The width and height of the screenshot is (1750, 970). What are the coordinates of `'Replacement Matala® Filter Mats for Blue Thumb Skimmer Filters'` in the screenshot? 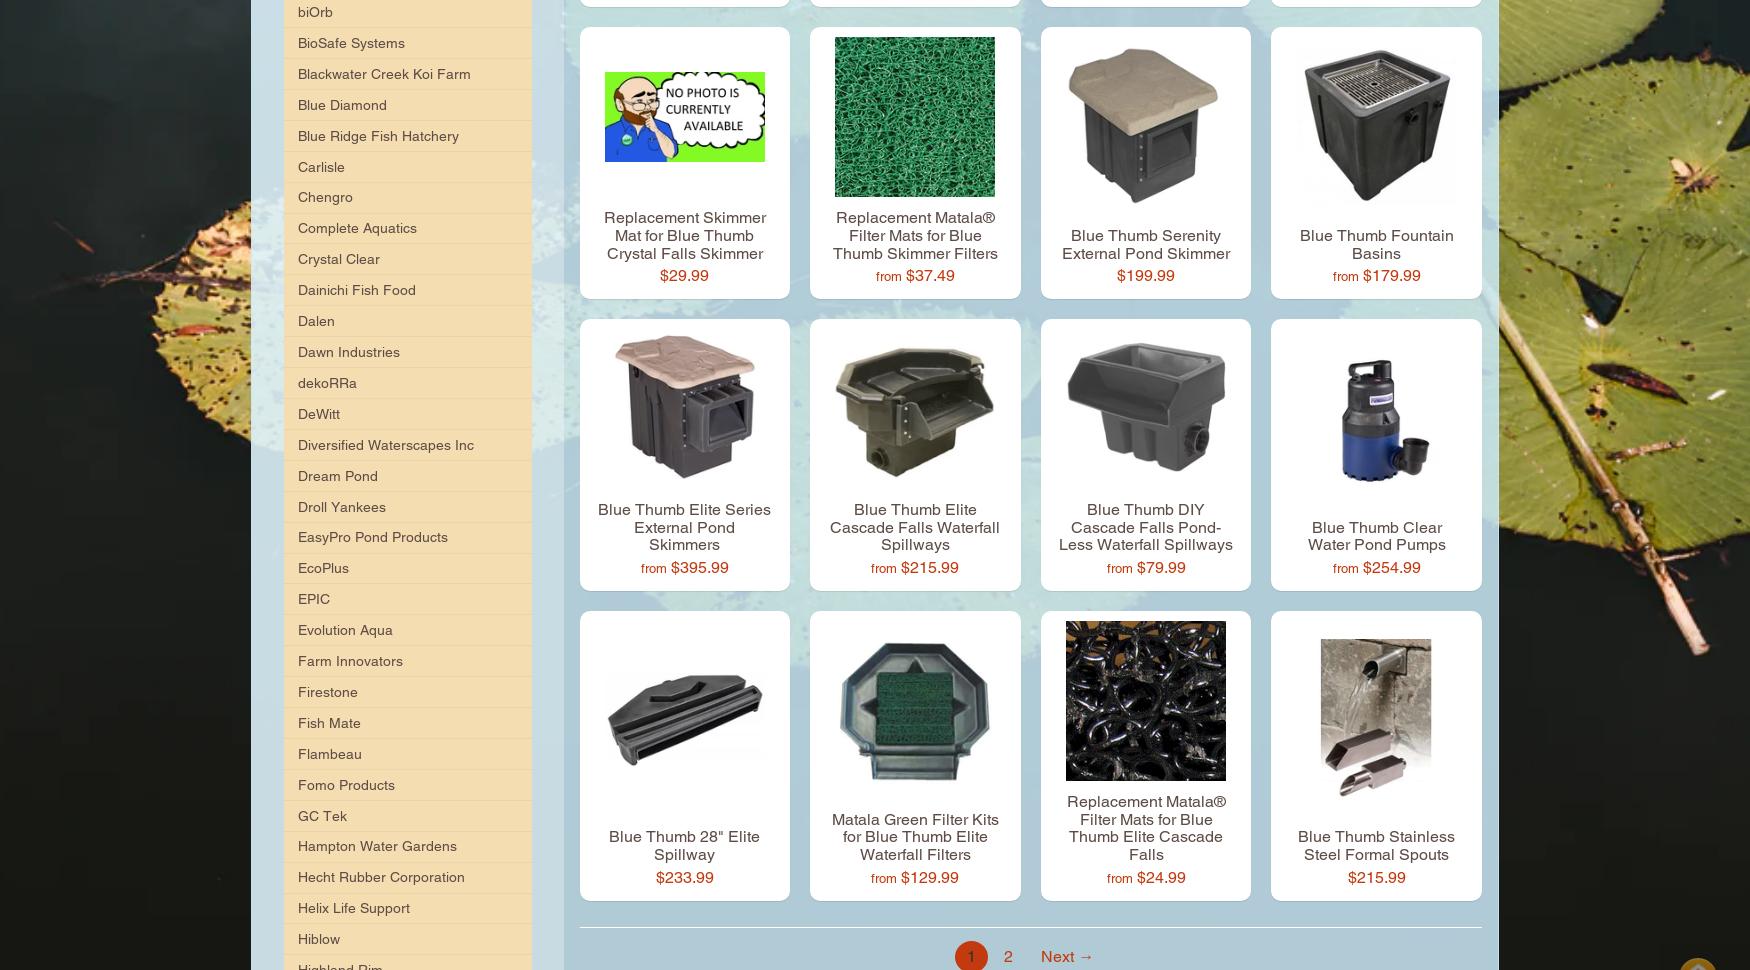 It's located at (913, 235).